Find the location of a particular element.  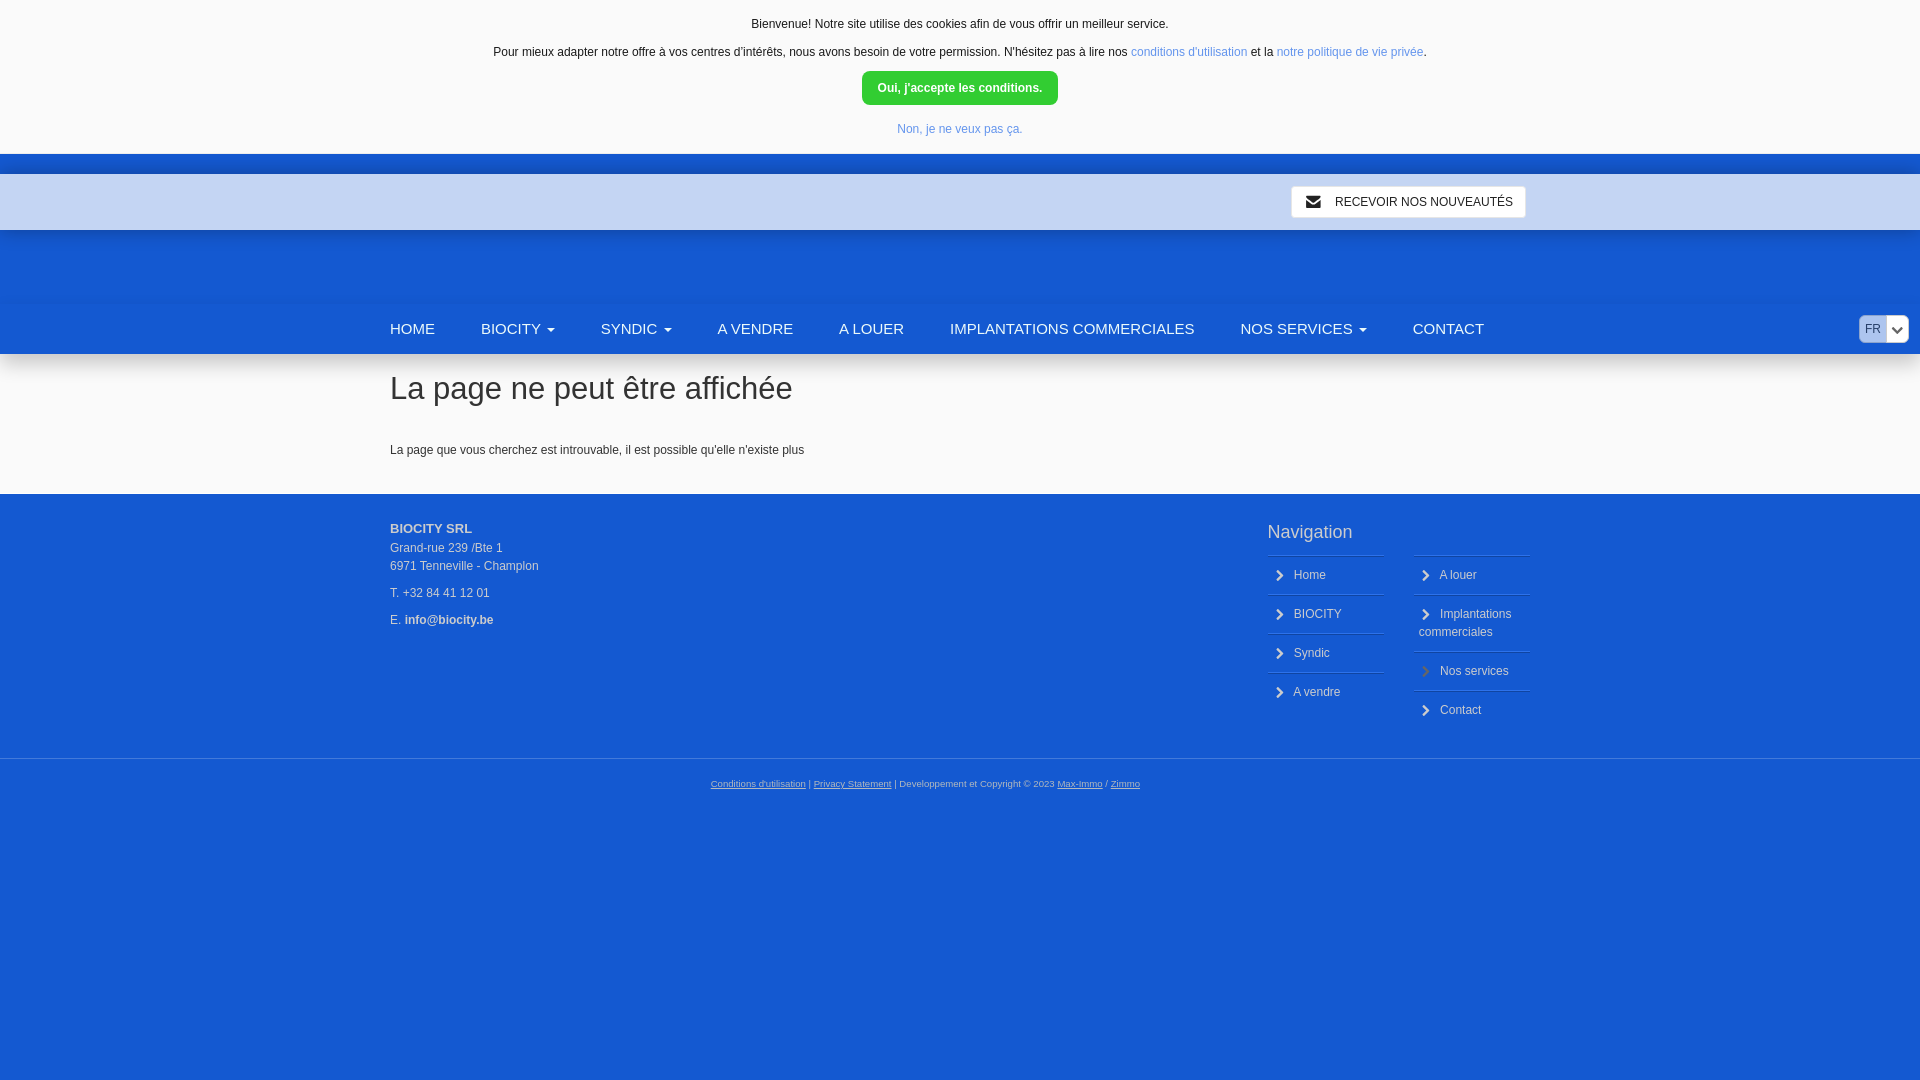

'Max-Immo' is located at coordinates (1078, 782).